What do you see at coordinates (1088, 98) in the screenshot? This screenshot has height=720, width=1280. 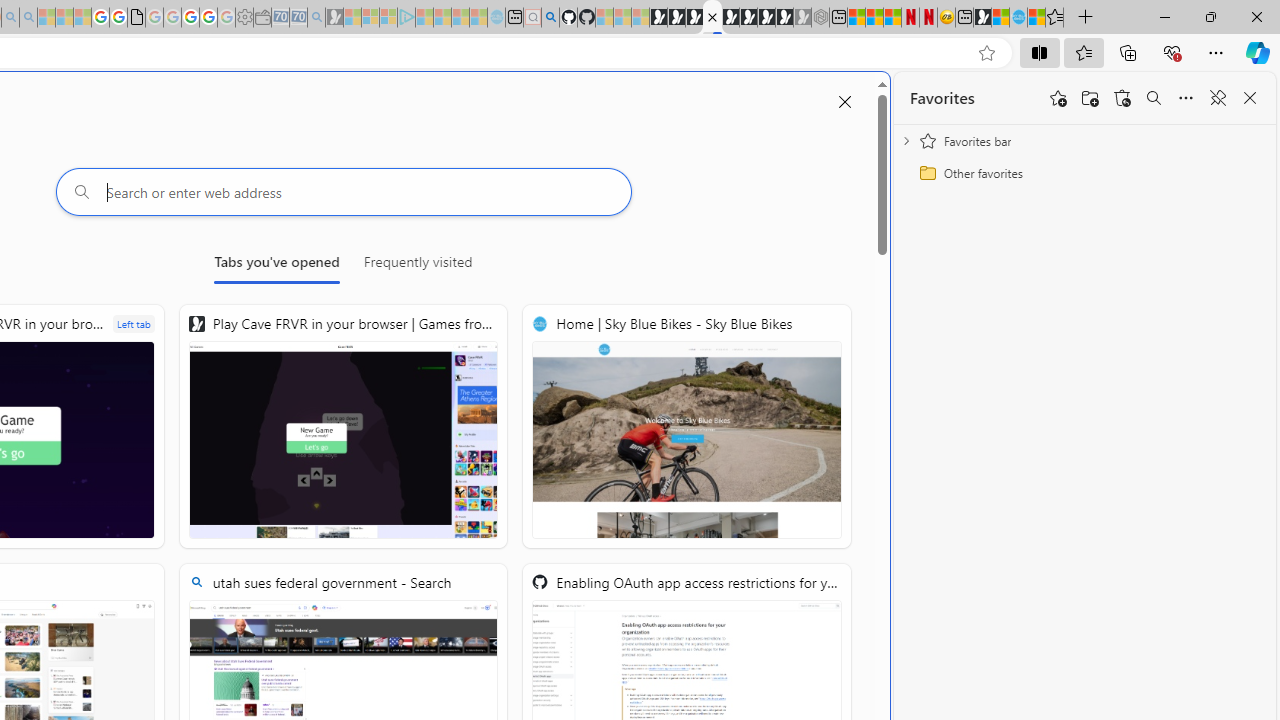 I see `'Add folder'` at bounding box center [1088, 98].